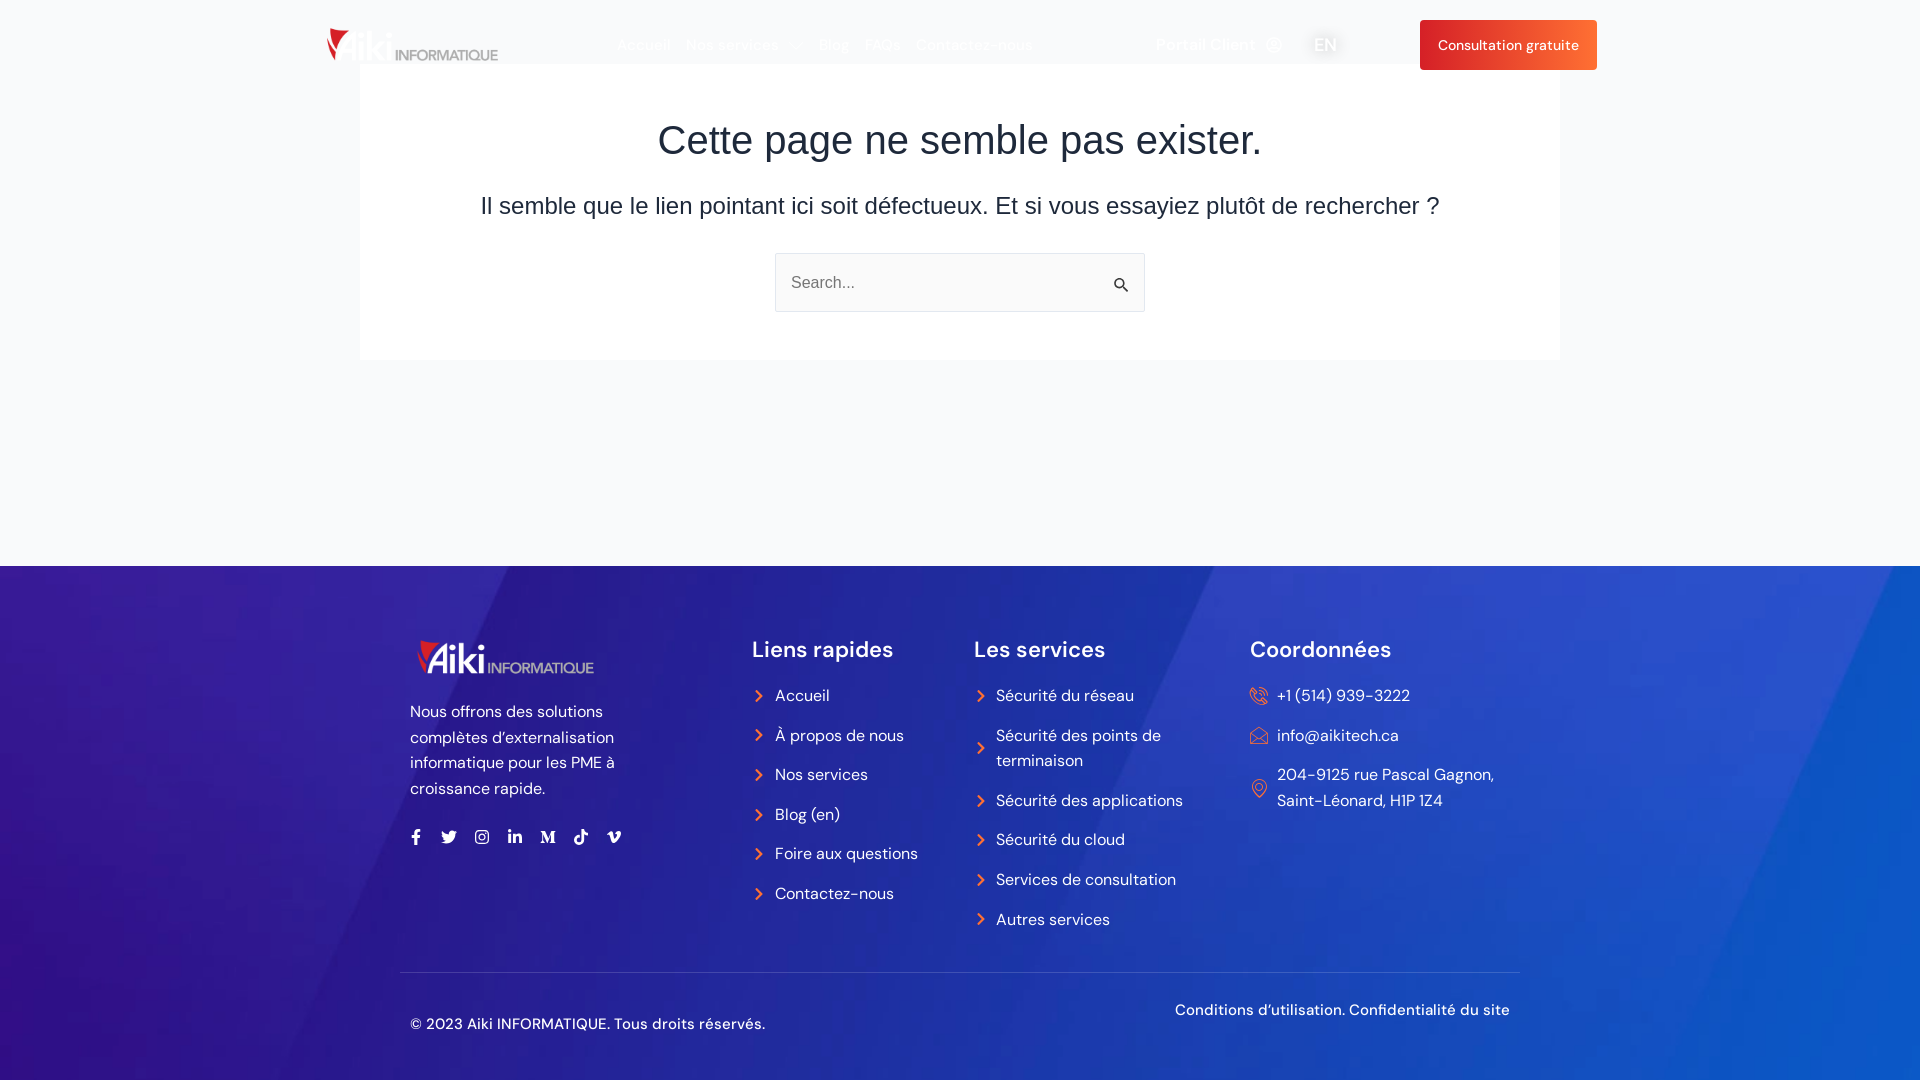 This screenshot has width=1920, height=1080. Describe the element at coordinates (864, 45) in the screenshot. I see `'FAQs'` at that location.